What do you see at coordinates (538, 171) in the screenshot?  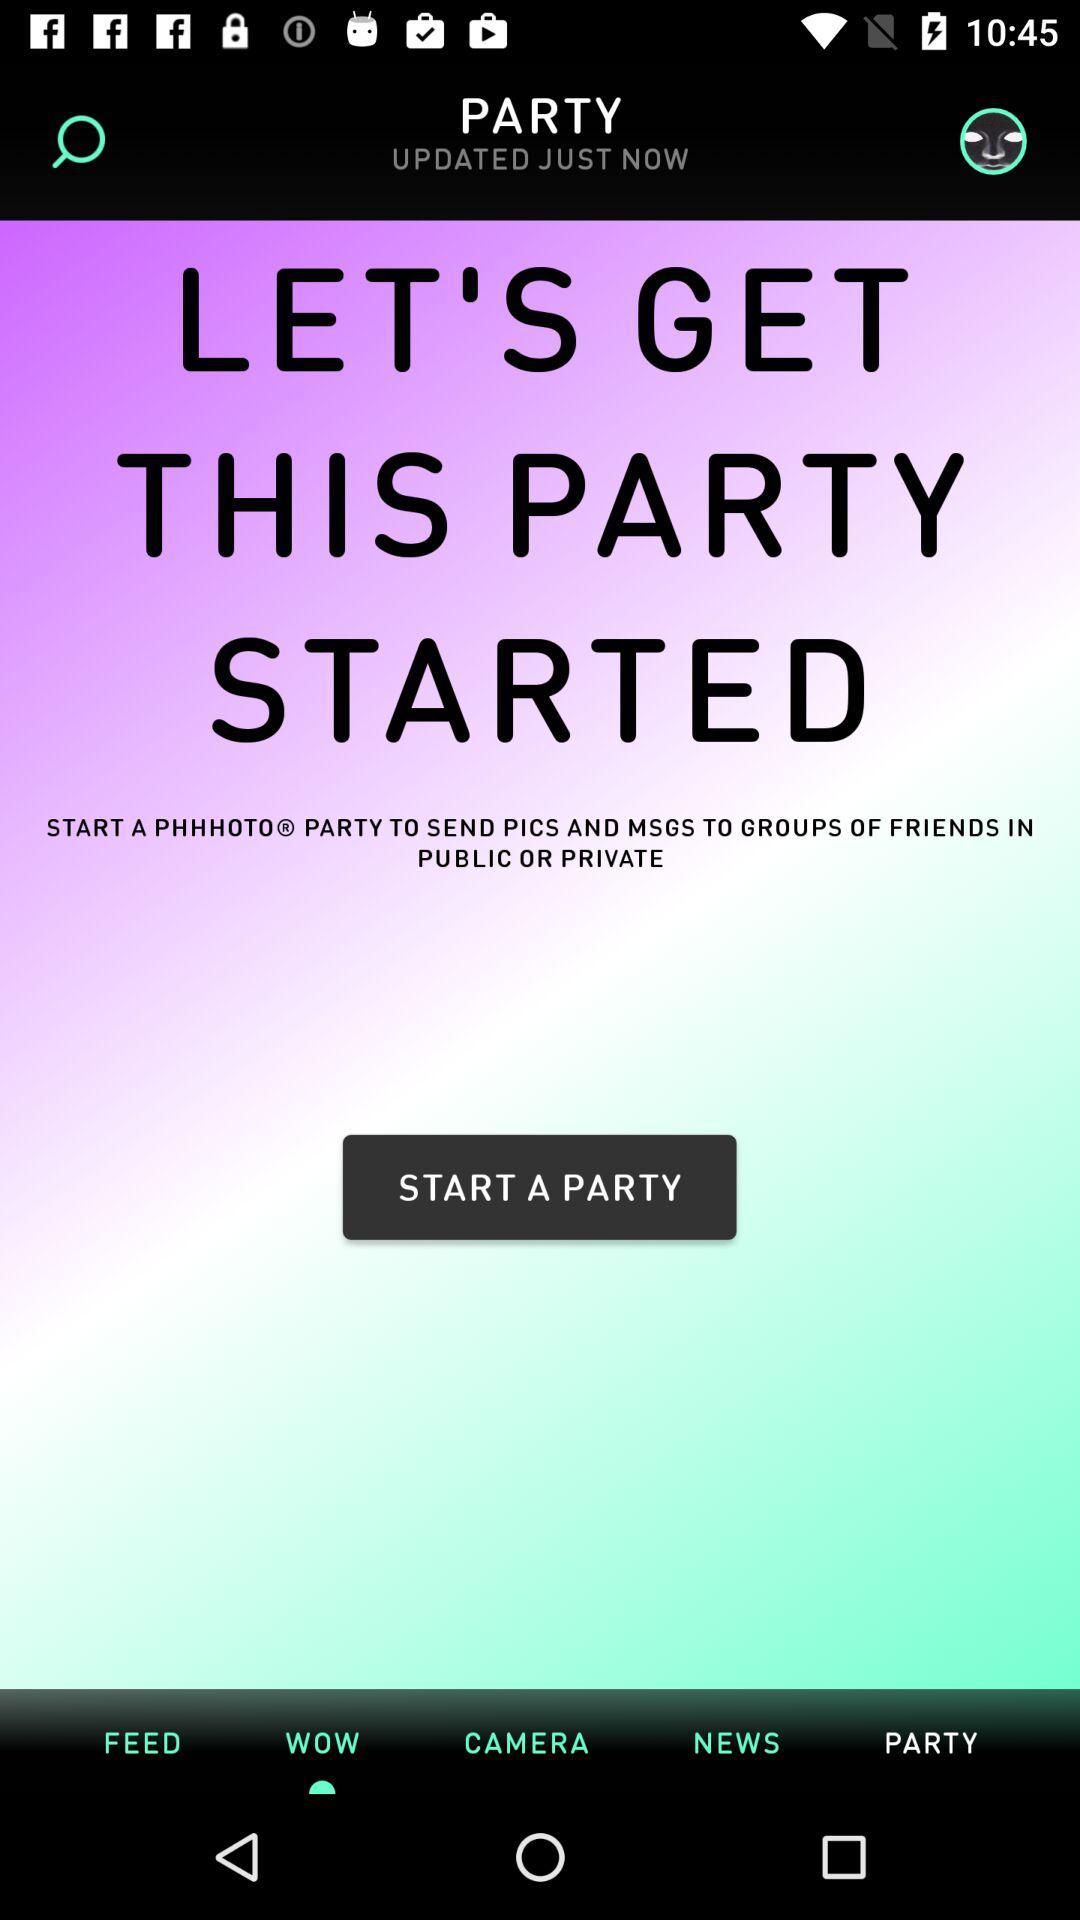 I see `the updated just now icon` at bounding box center [538, 171].